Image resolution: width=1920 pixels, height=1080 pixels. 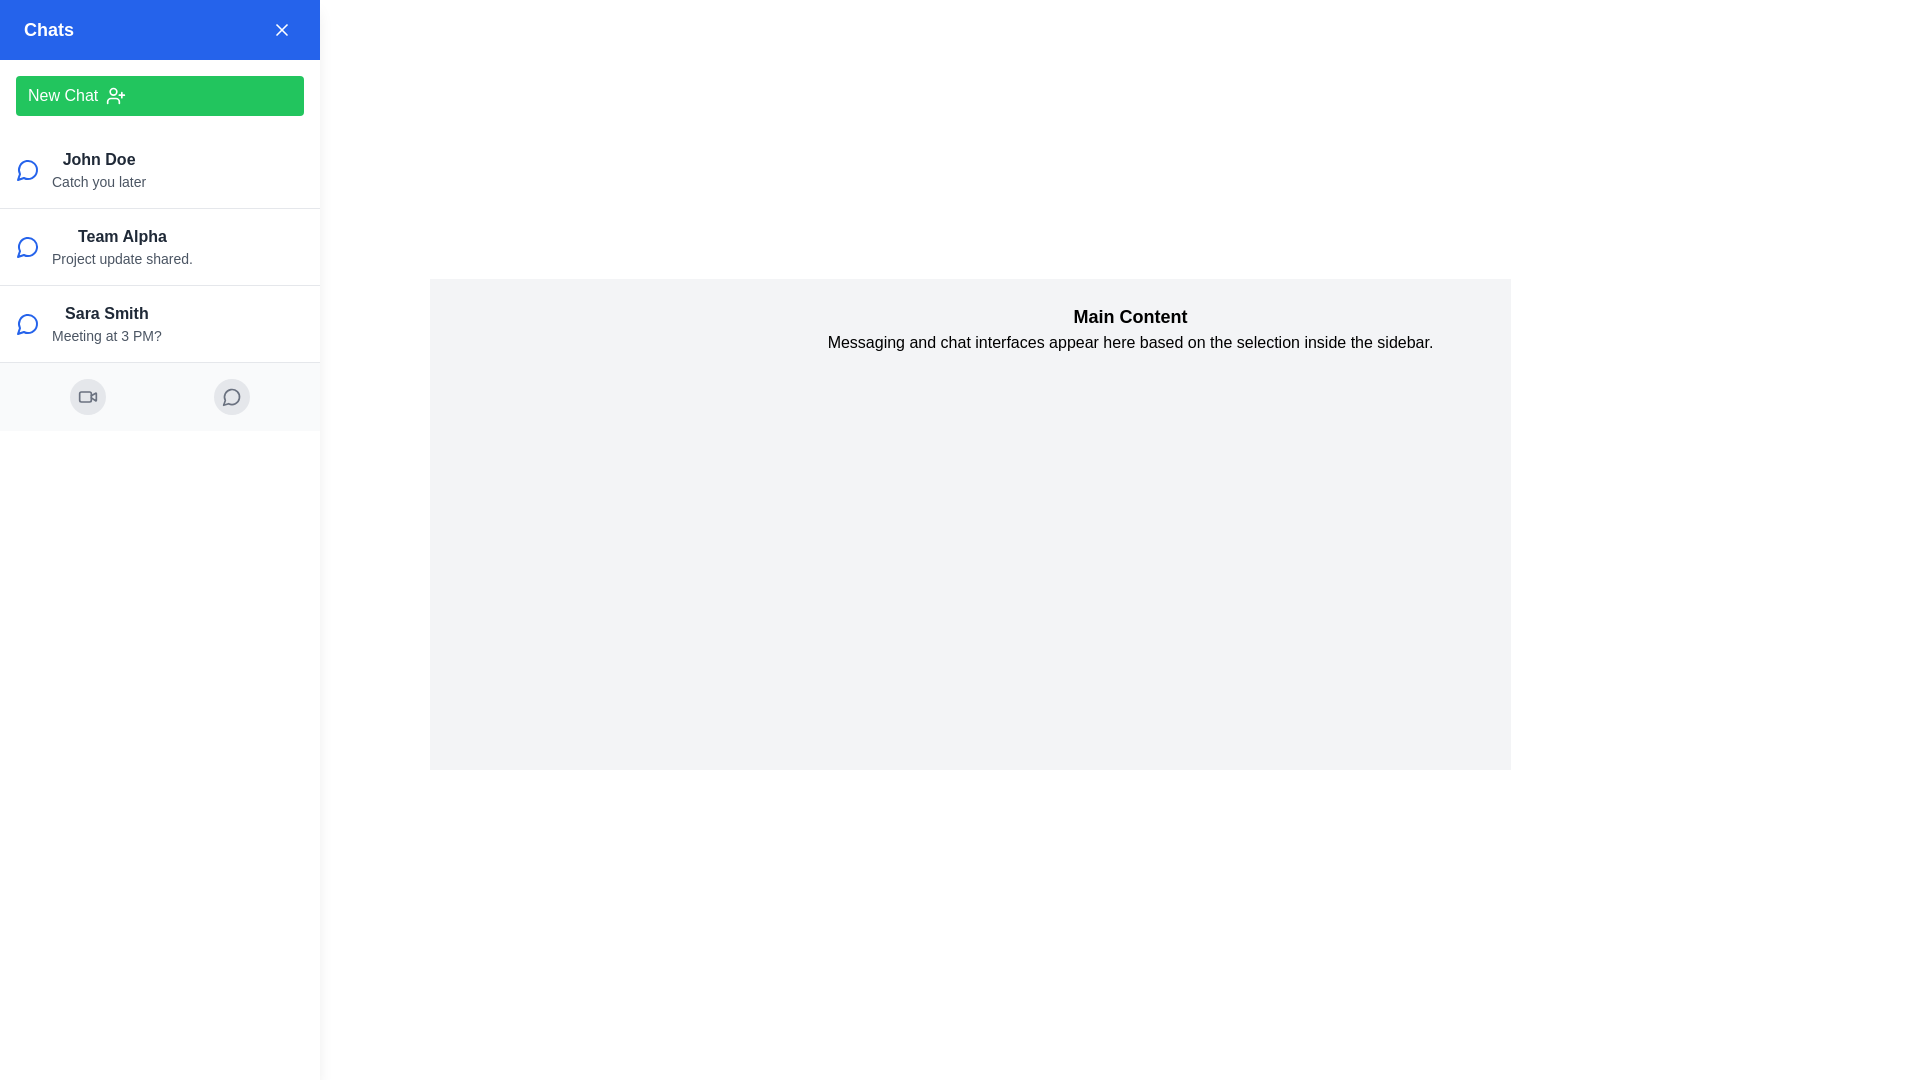 What do you see at coordinates (38, 38) in the screenshot?
I see `the close button located in the top-left corner of the interface` at bounding box center [38, 38].